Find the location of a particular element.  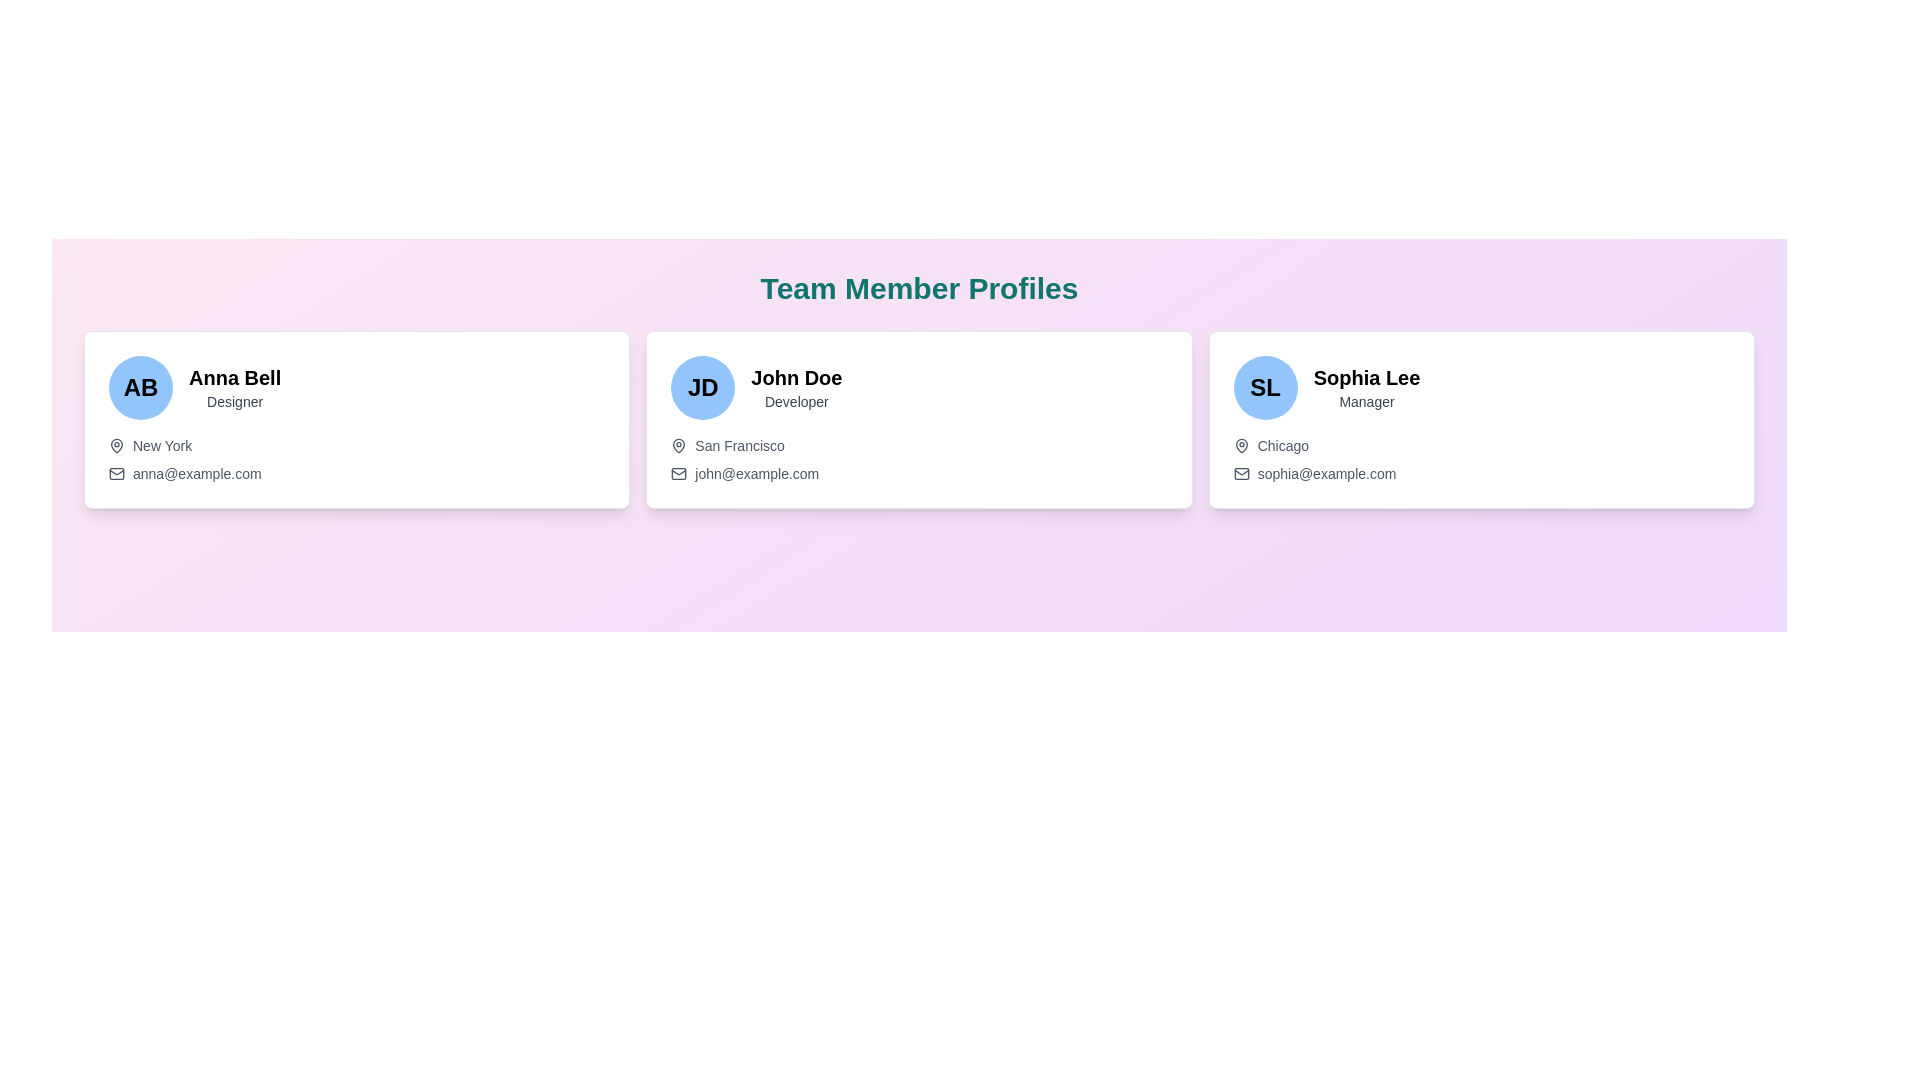

location marker icon within Anna Bell's profile card in the New York section, located to the left of the location text is located at coordinates (115, 443).